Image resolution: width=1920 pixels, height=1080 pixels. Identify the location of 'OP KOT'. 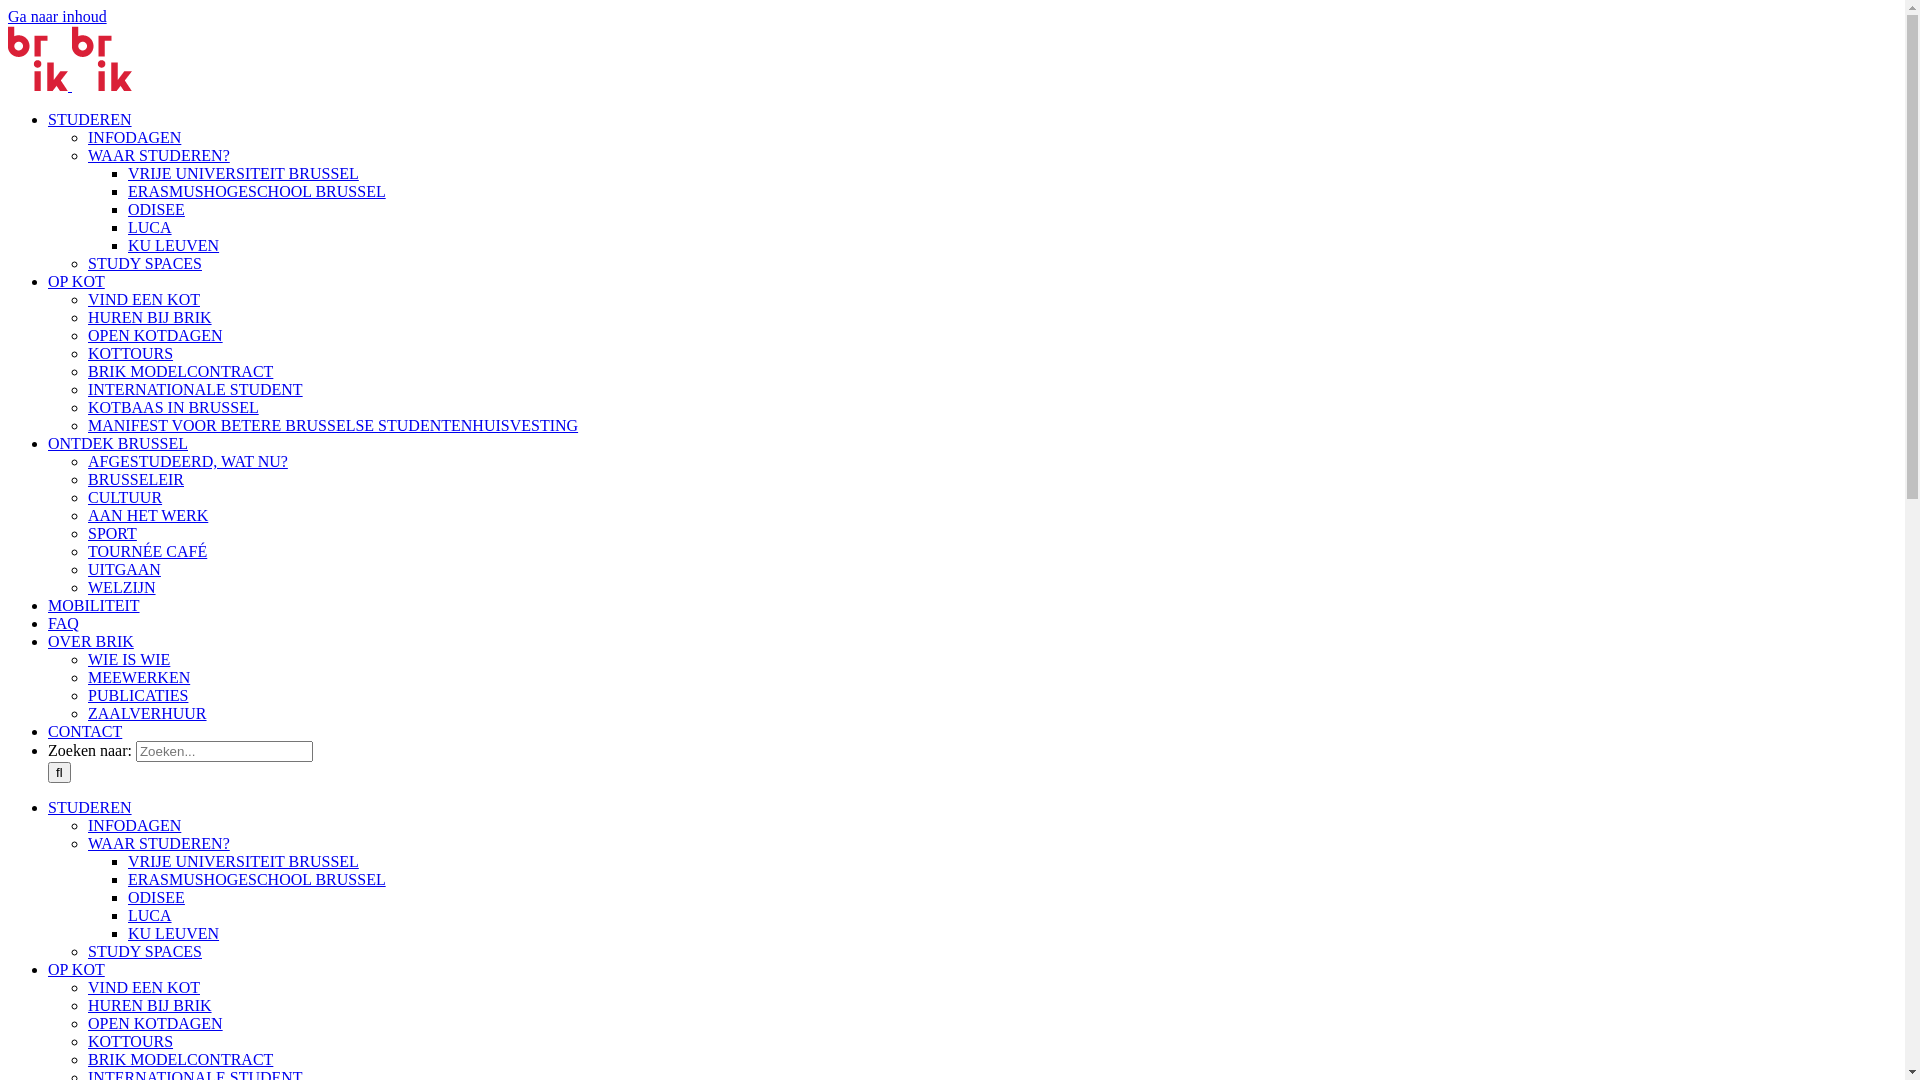
(48, 968).